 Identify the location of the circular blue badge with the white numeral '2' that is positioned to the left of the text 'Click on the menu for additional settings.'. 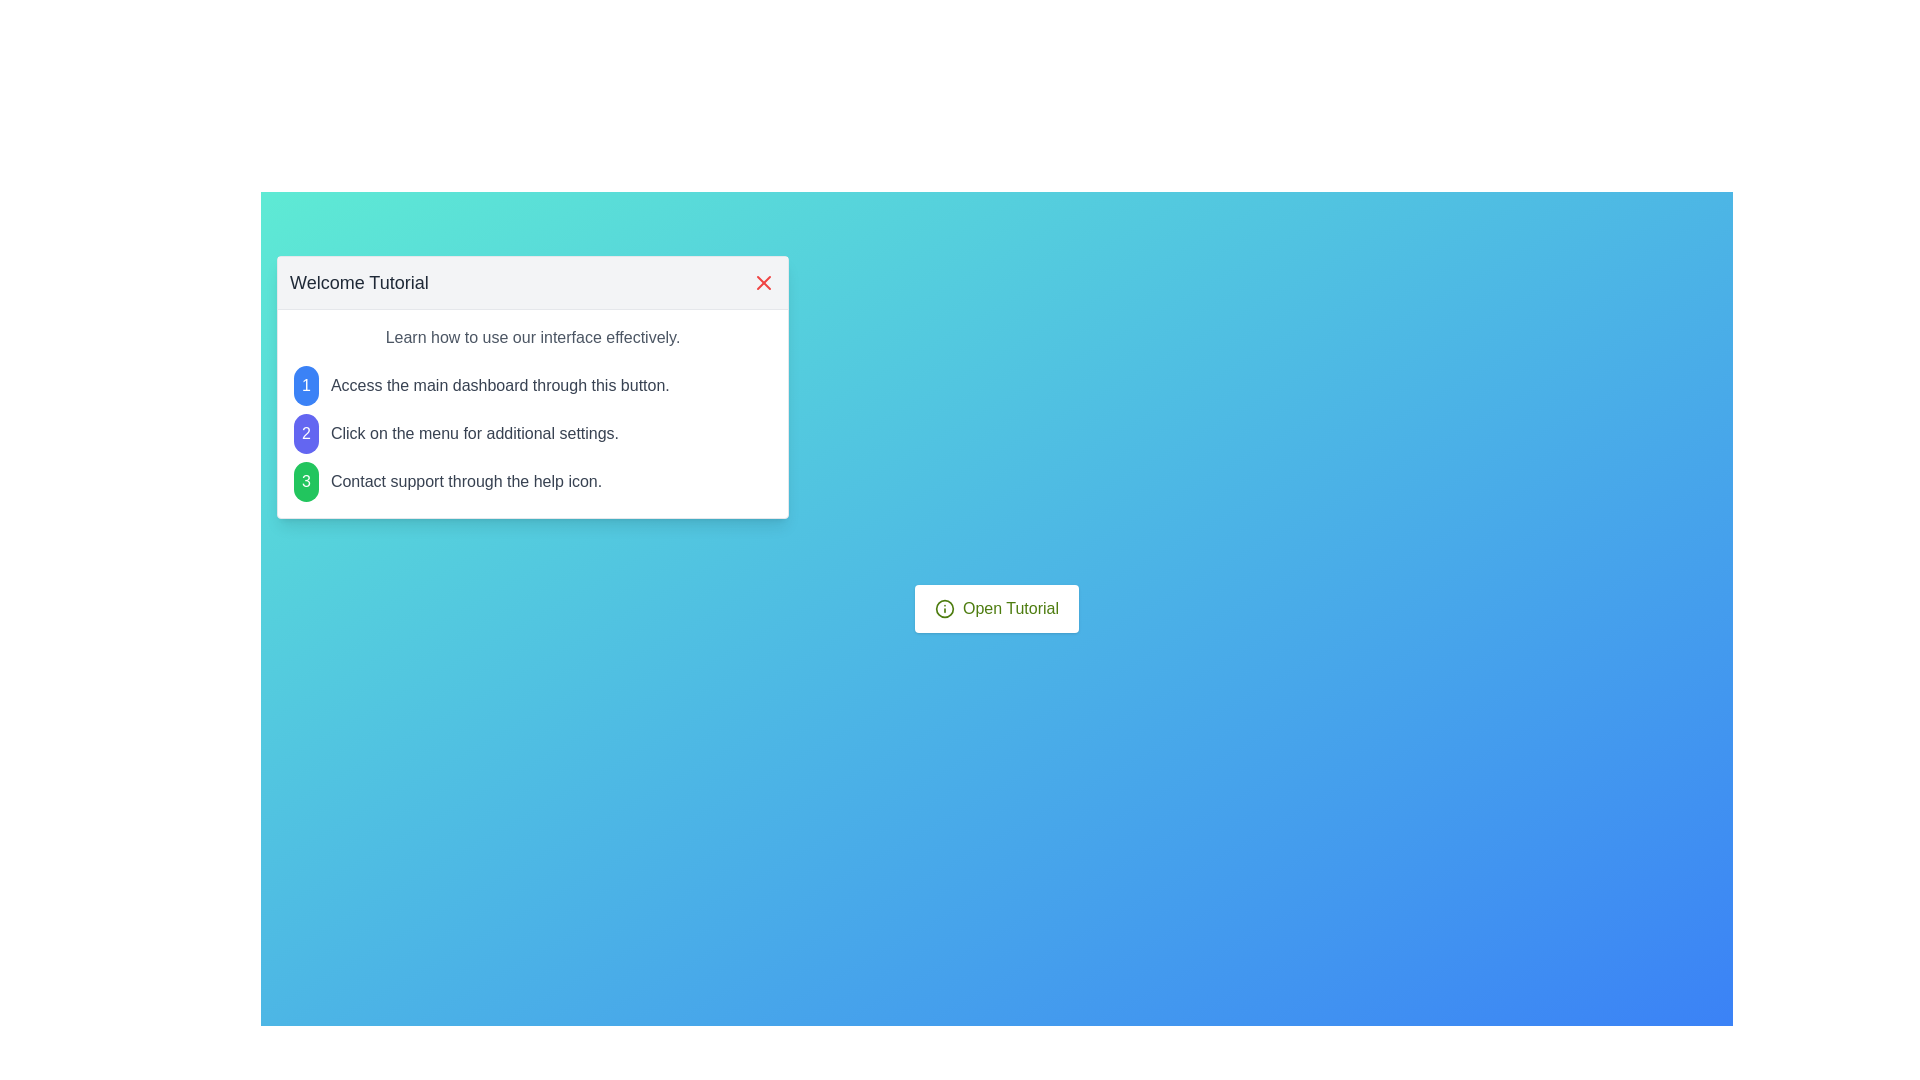
(305, 433).